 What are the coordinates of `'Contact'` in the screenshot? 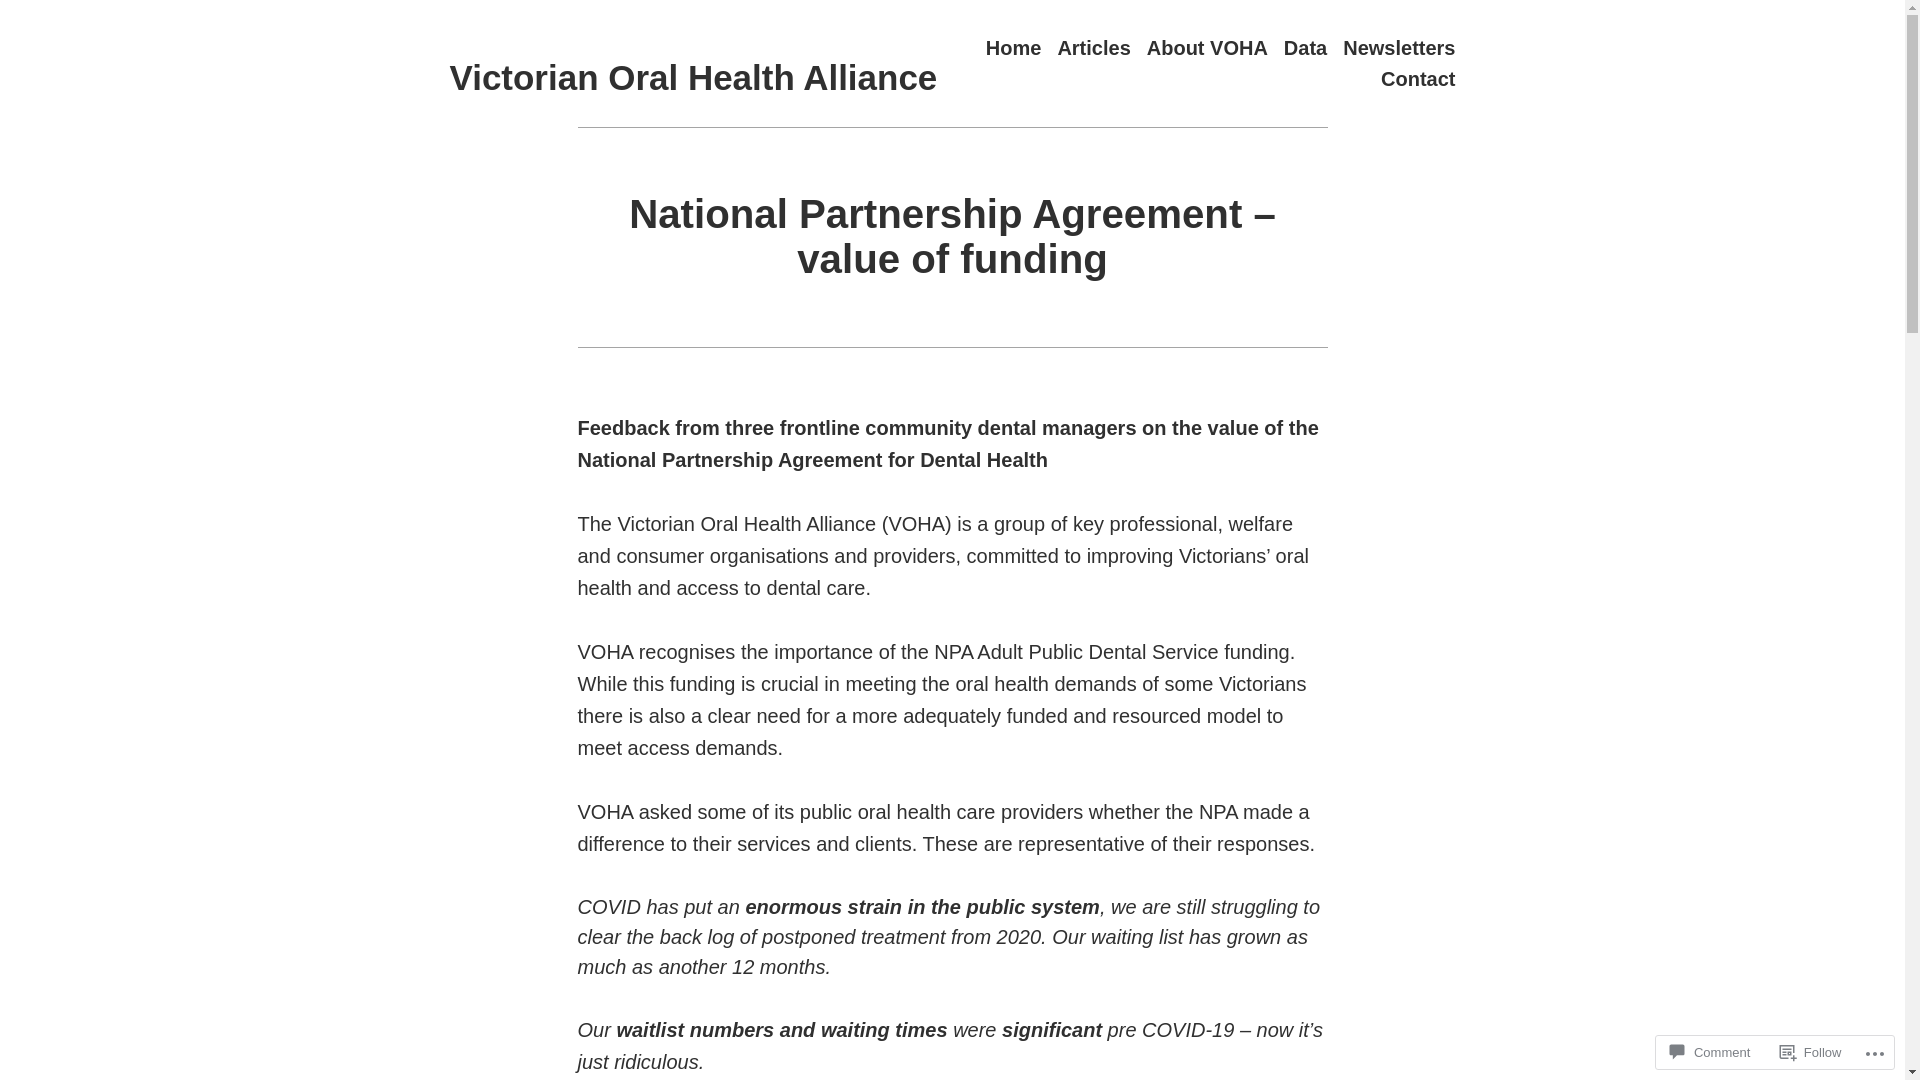 It's located at (1416, 78).